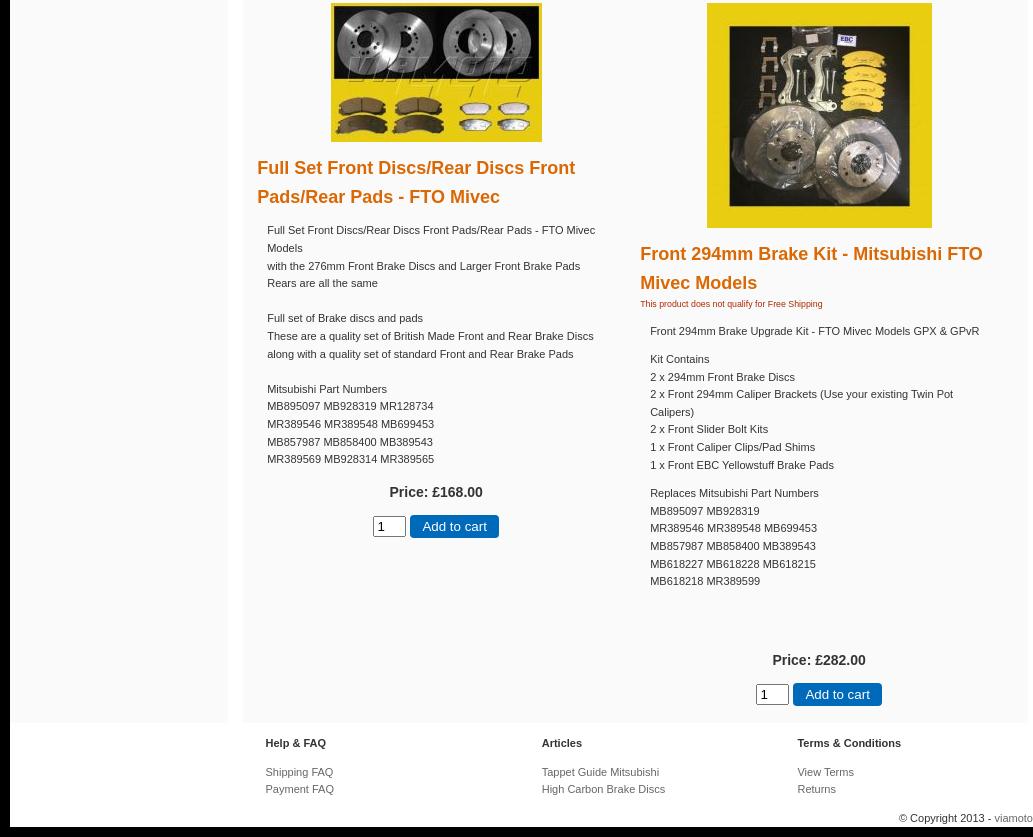  Describe the element at coordinates (722, 375) in the screenshot. I see `'2 x 294mm Front Brake Discs'` at that location.